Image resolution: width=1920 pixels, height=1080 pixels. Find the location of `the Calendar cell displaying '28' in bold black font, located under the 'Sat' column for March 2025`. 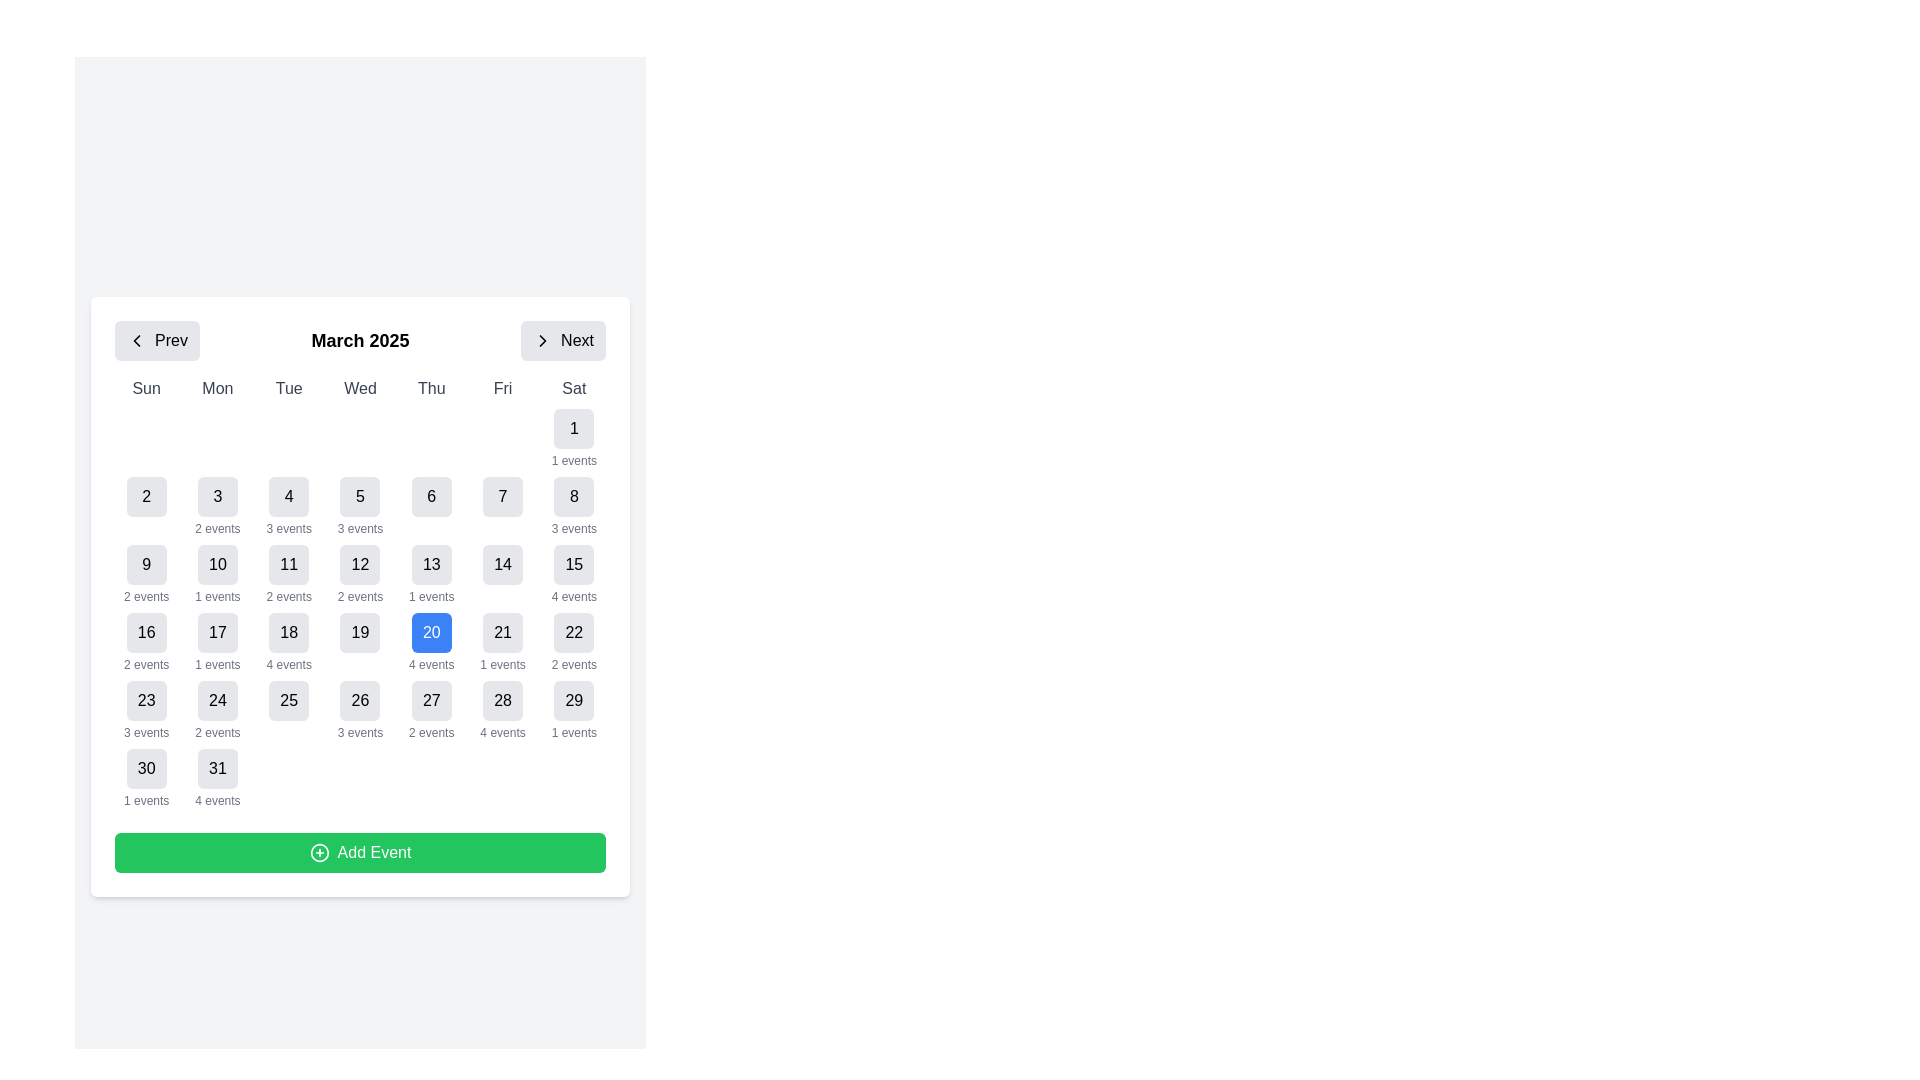

the Calendar cell displaying '28' in bold black font, located under the 'Sat' column for March 2025 is located at coordinates (503, 709).